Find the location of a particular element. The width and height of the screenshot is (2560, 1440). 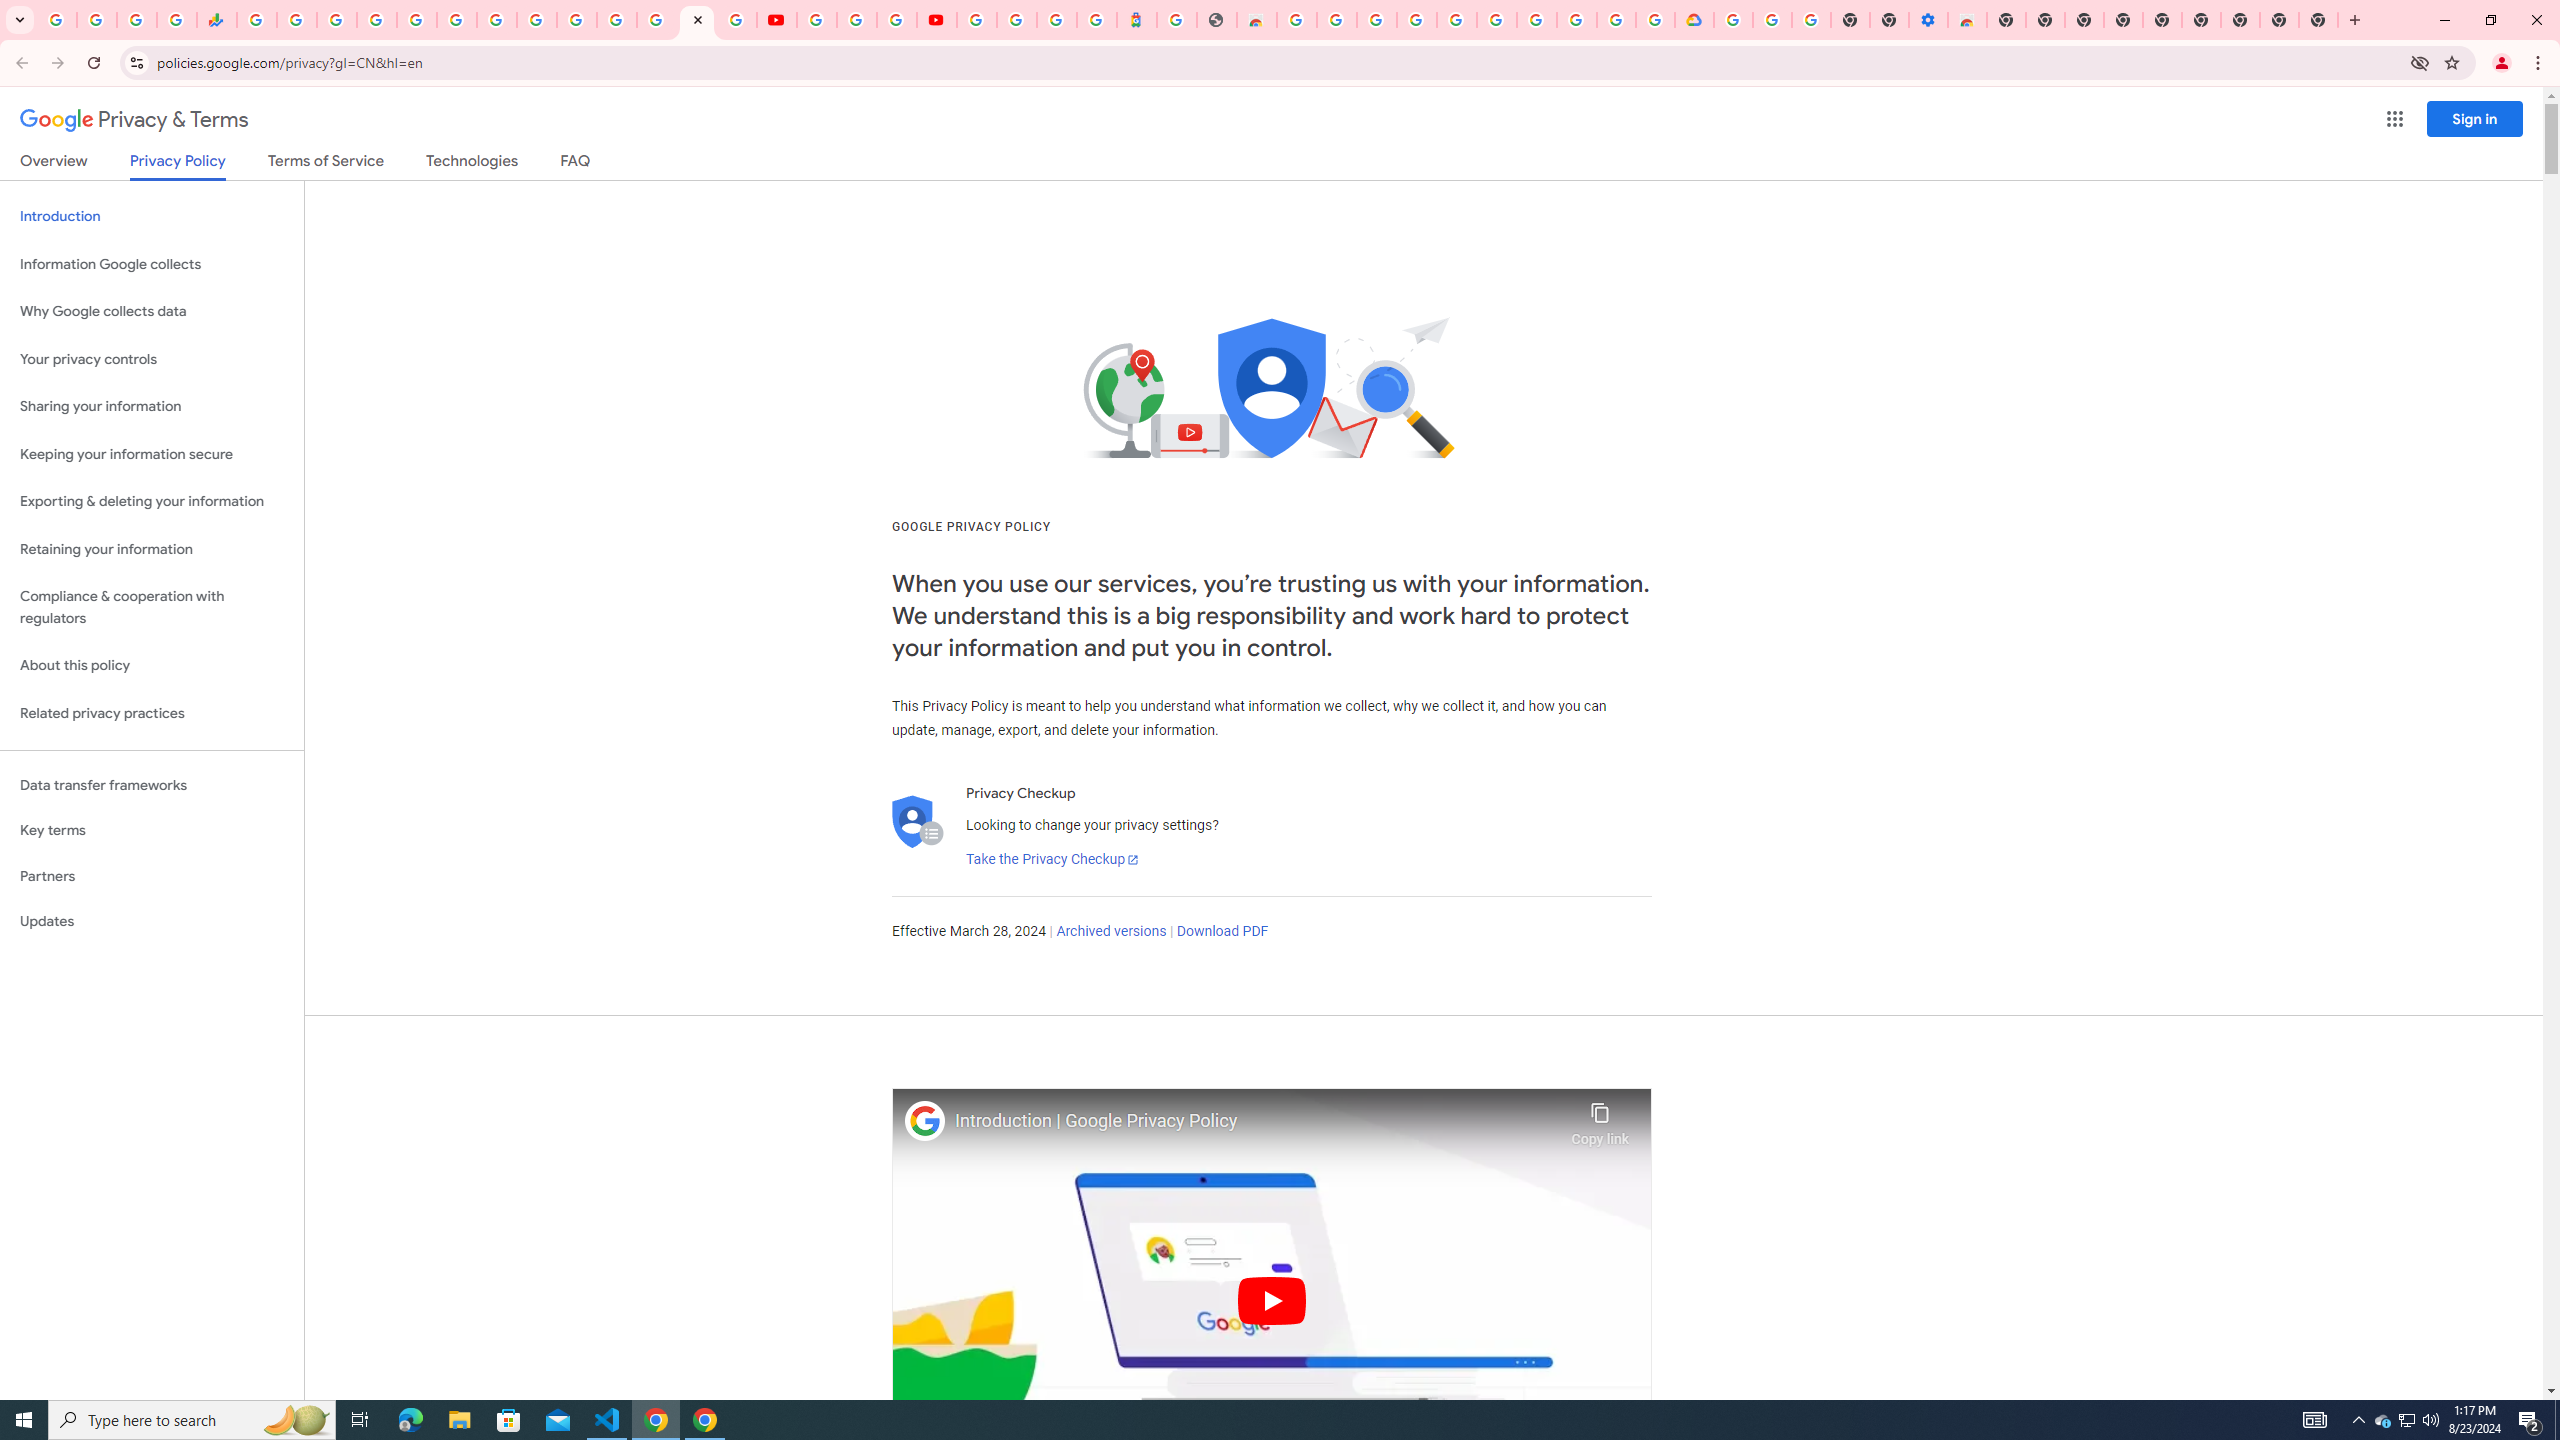

'Back' is located at coordinates (19, 62).